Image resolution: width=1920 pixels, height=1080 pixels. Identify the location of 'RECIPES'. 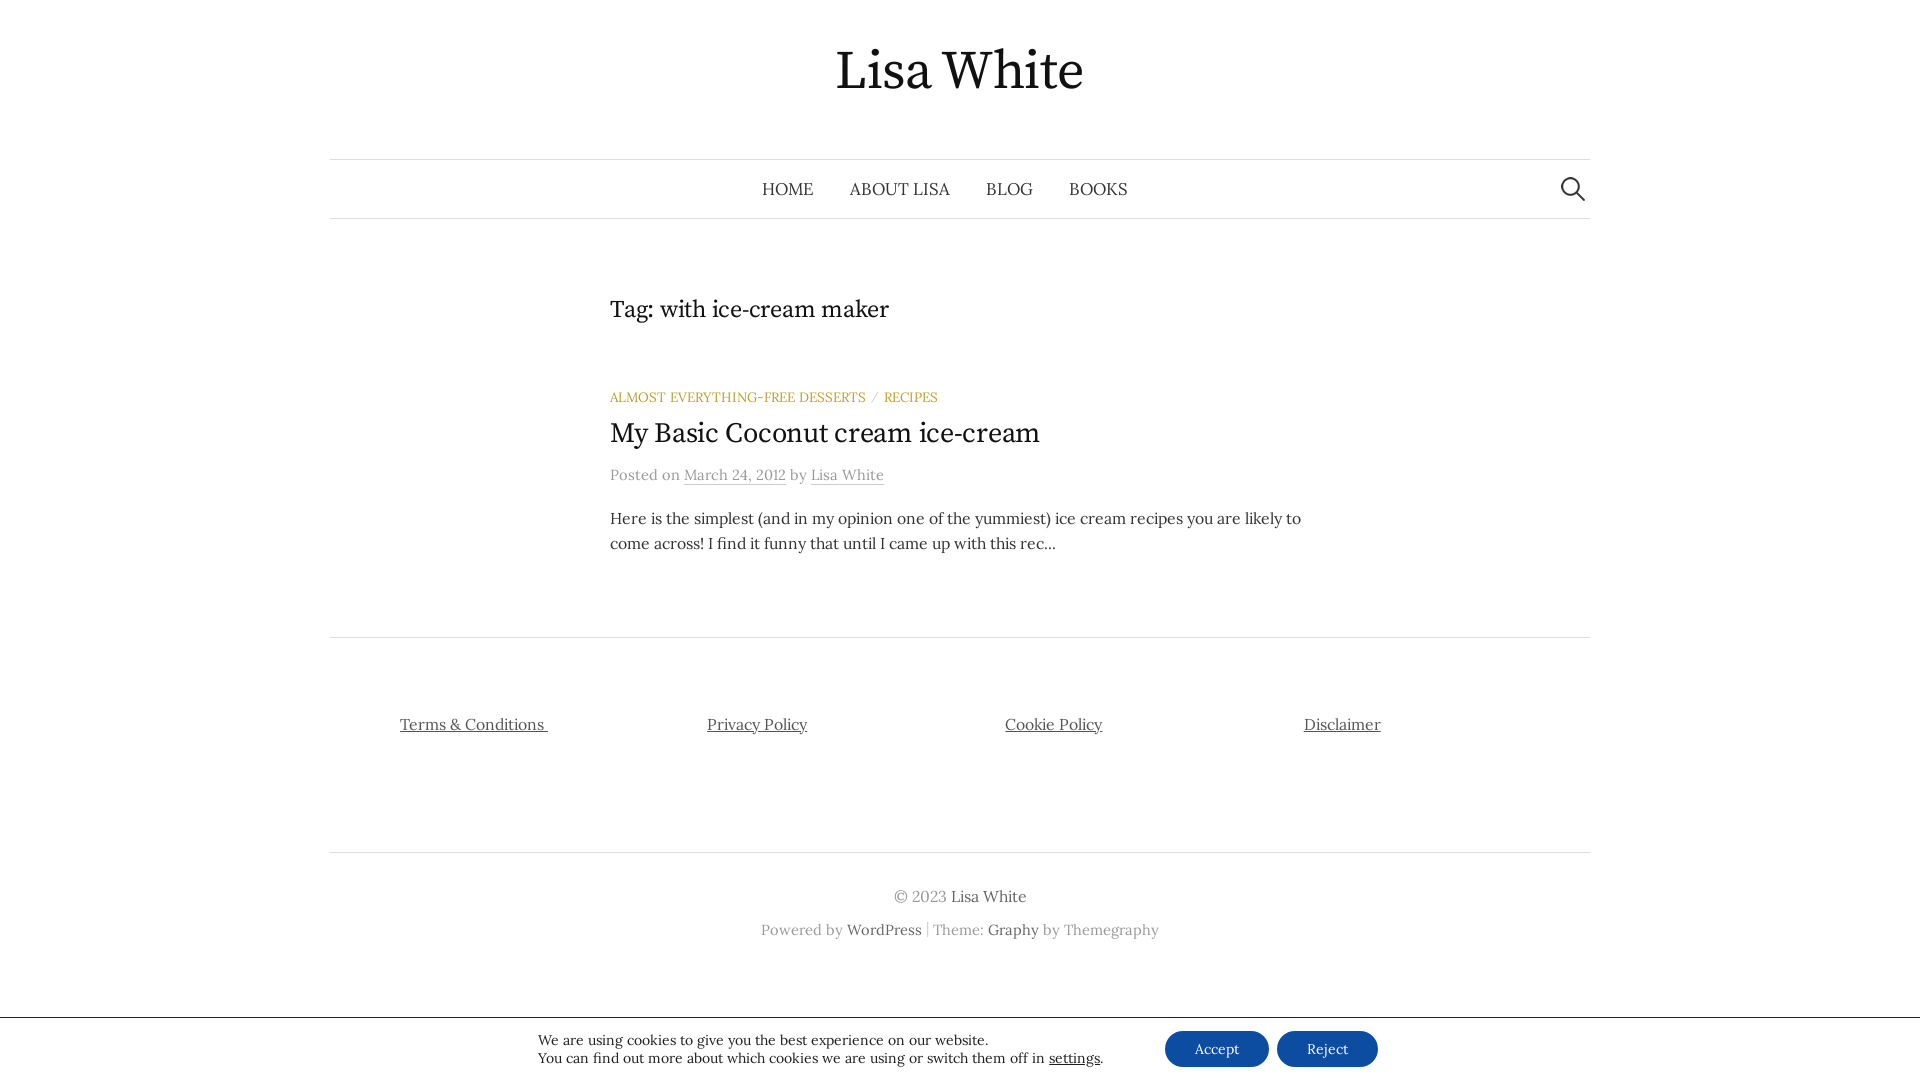
(910, 397).